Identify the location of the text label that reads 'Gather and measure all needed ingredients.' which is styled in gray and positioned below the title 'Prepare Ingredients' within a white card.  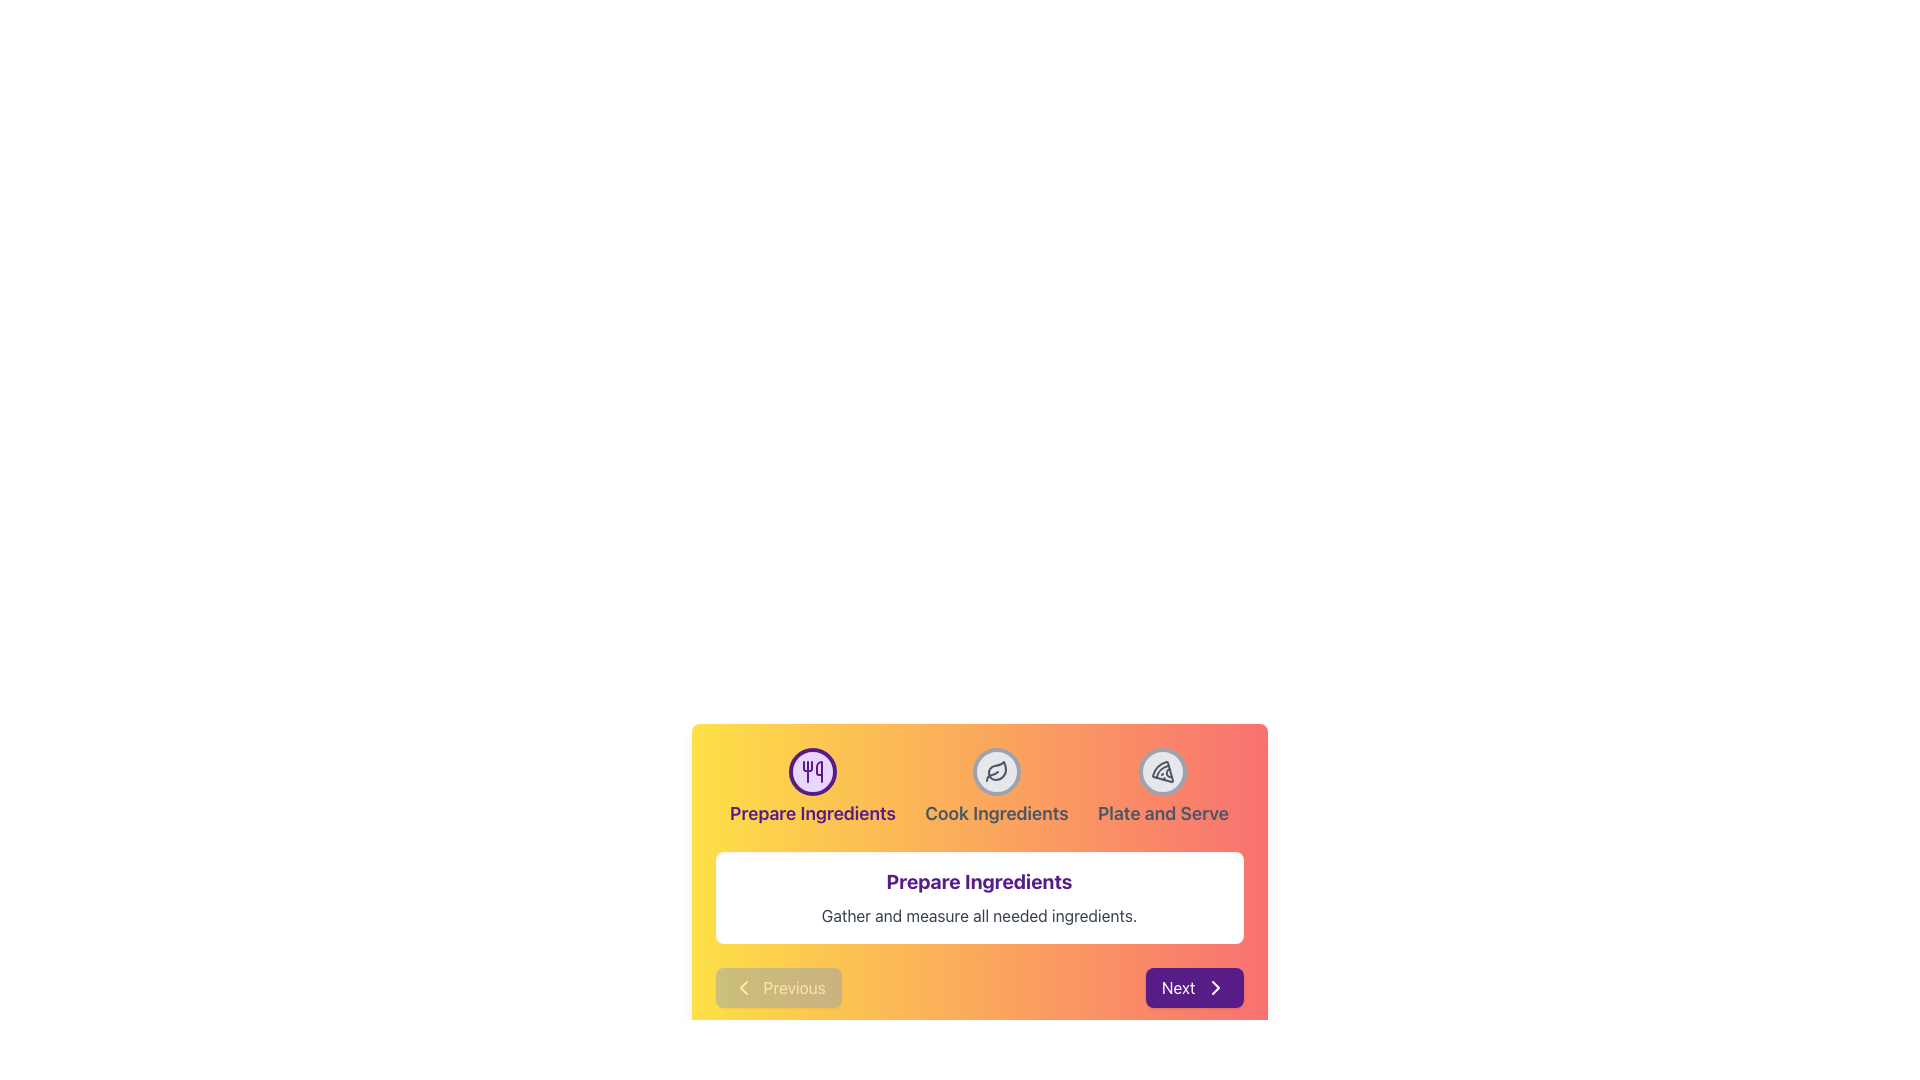
(979, 915).